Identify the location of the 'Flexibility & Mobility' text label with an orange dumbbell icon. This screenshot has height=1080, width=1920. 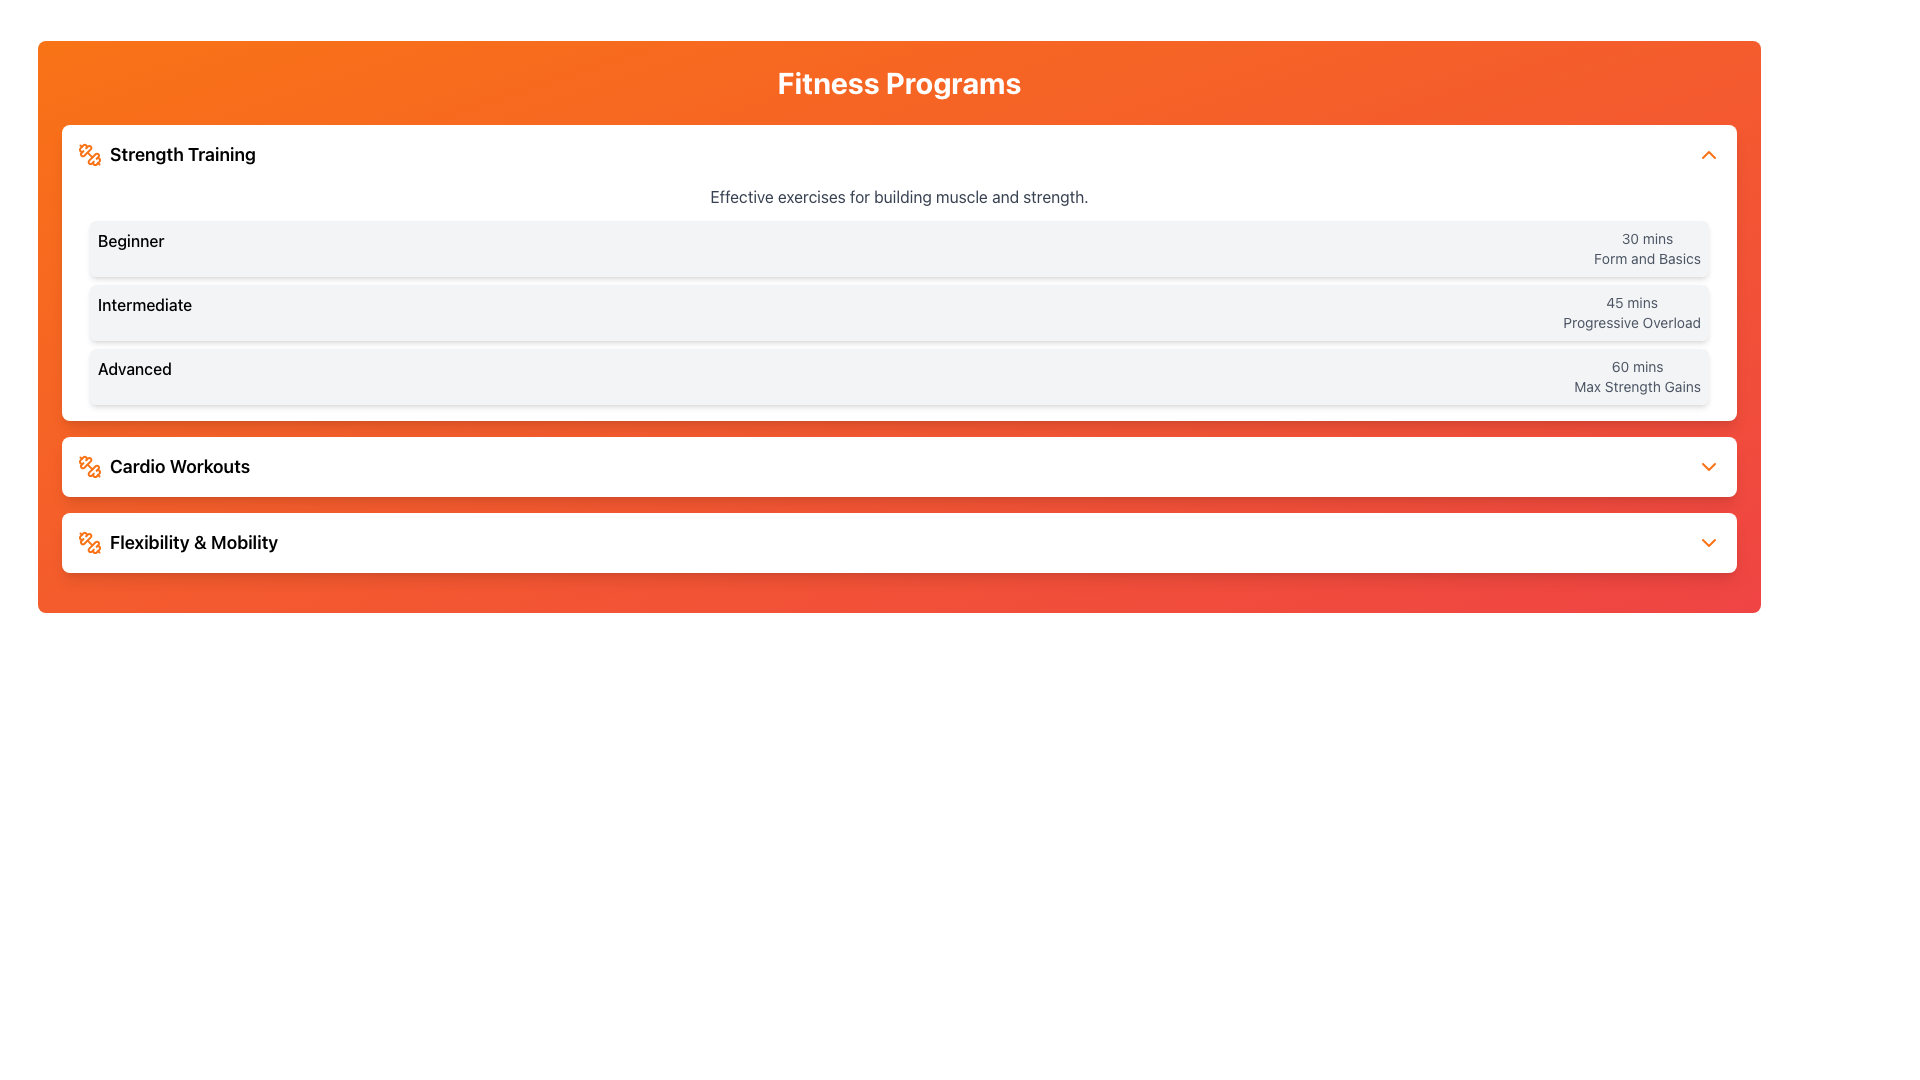
(178, 543).